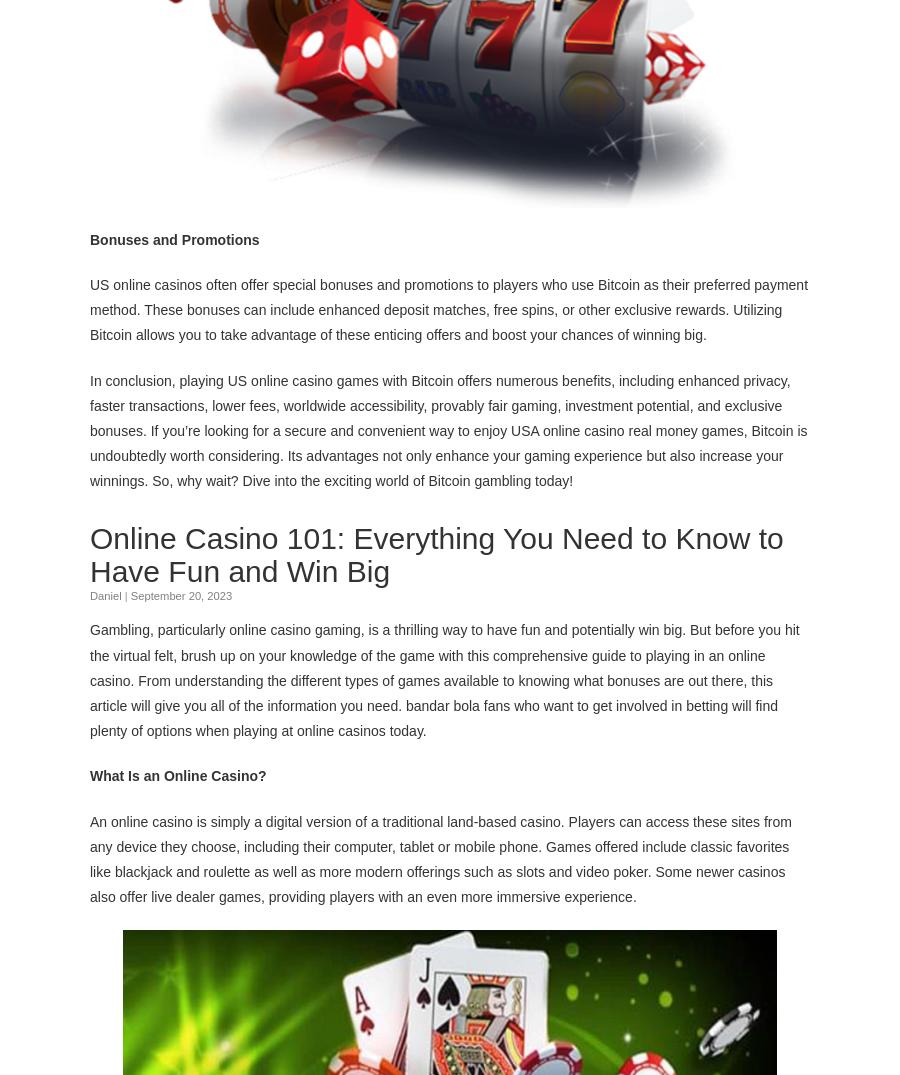 The height and width of the screenshot is (1075, 900). Describe the element at coordinates (174, 237) in the screenshot. I see `'Bonuses and Promotions'` at that location.